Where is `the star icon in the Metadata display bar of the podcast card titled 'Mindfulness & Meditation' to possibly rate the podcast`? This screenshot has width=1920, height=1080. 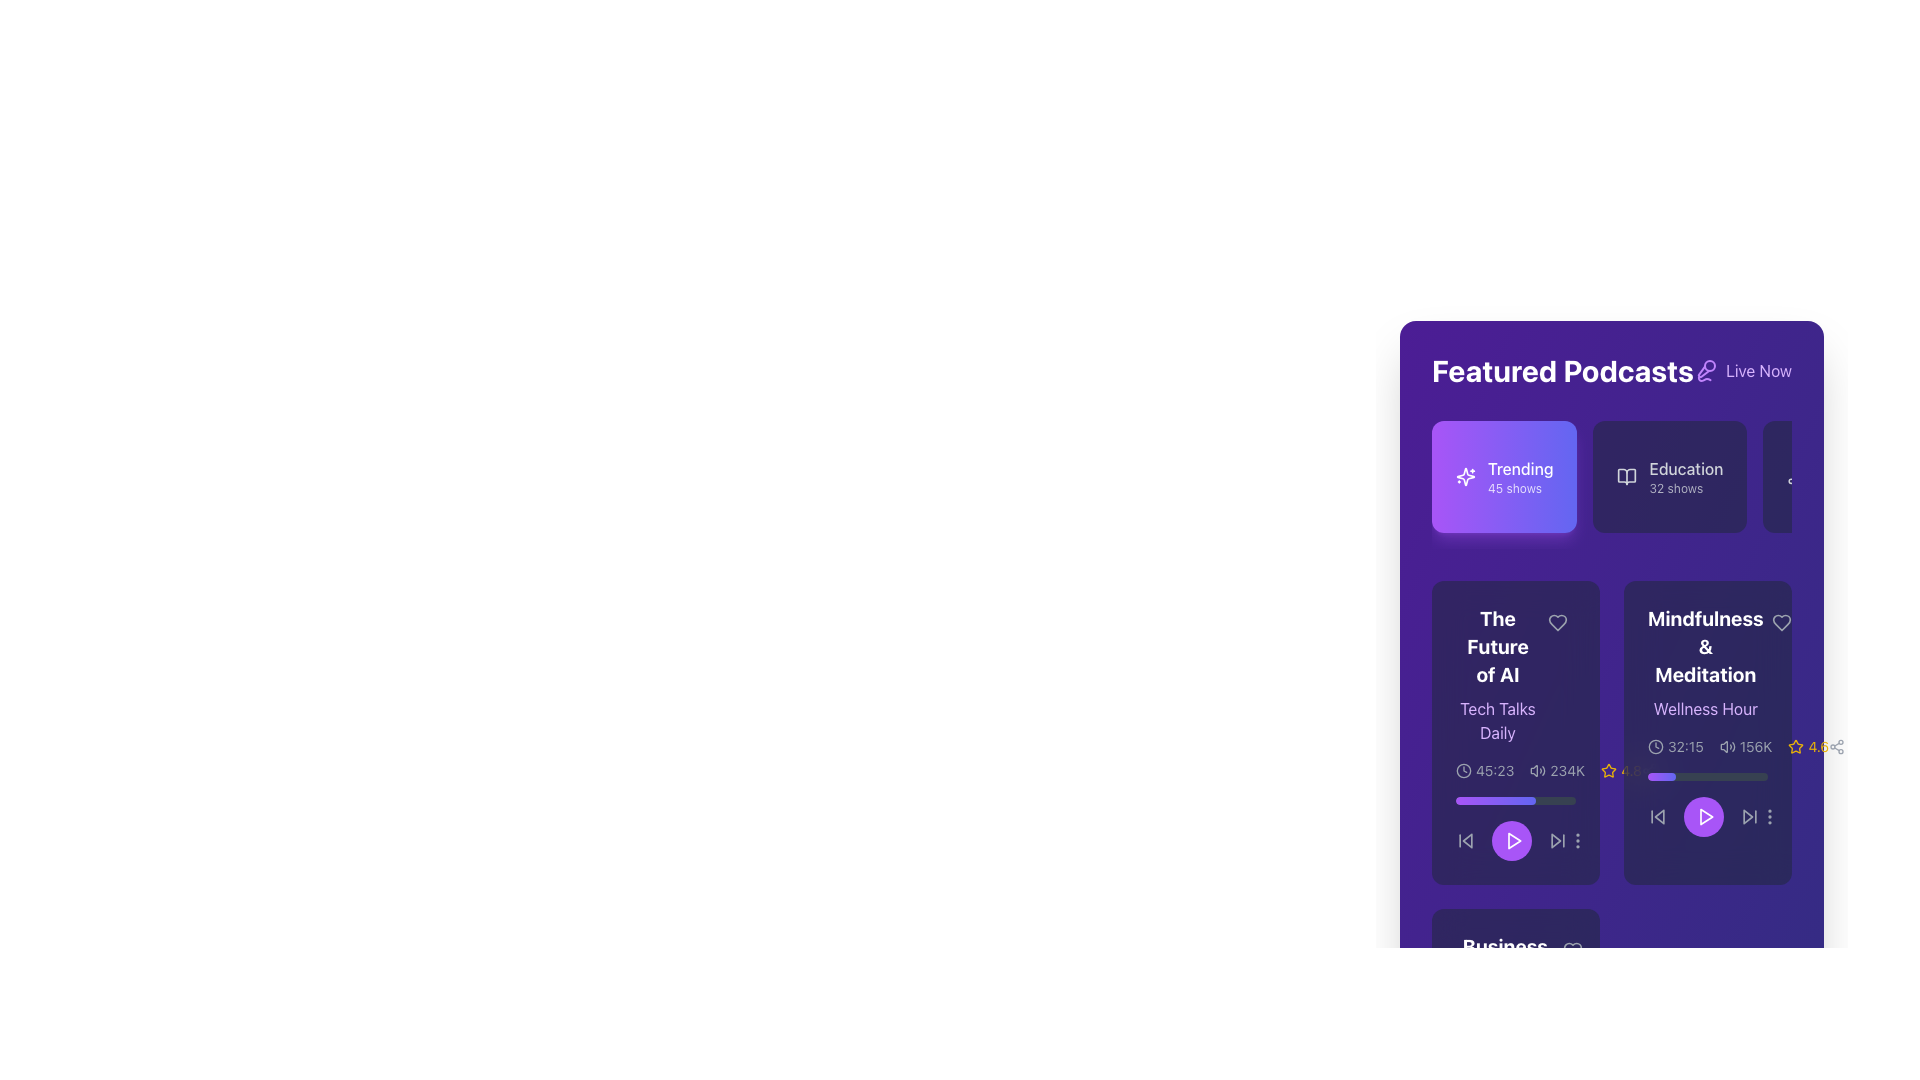 the star icon in the Metadata display bar of the podcast card titled 'Mindfulness & Meditation' to possibly rate the podcast is located at coordinates (1736, 747).